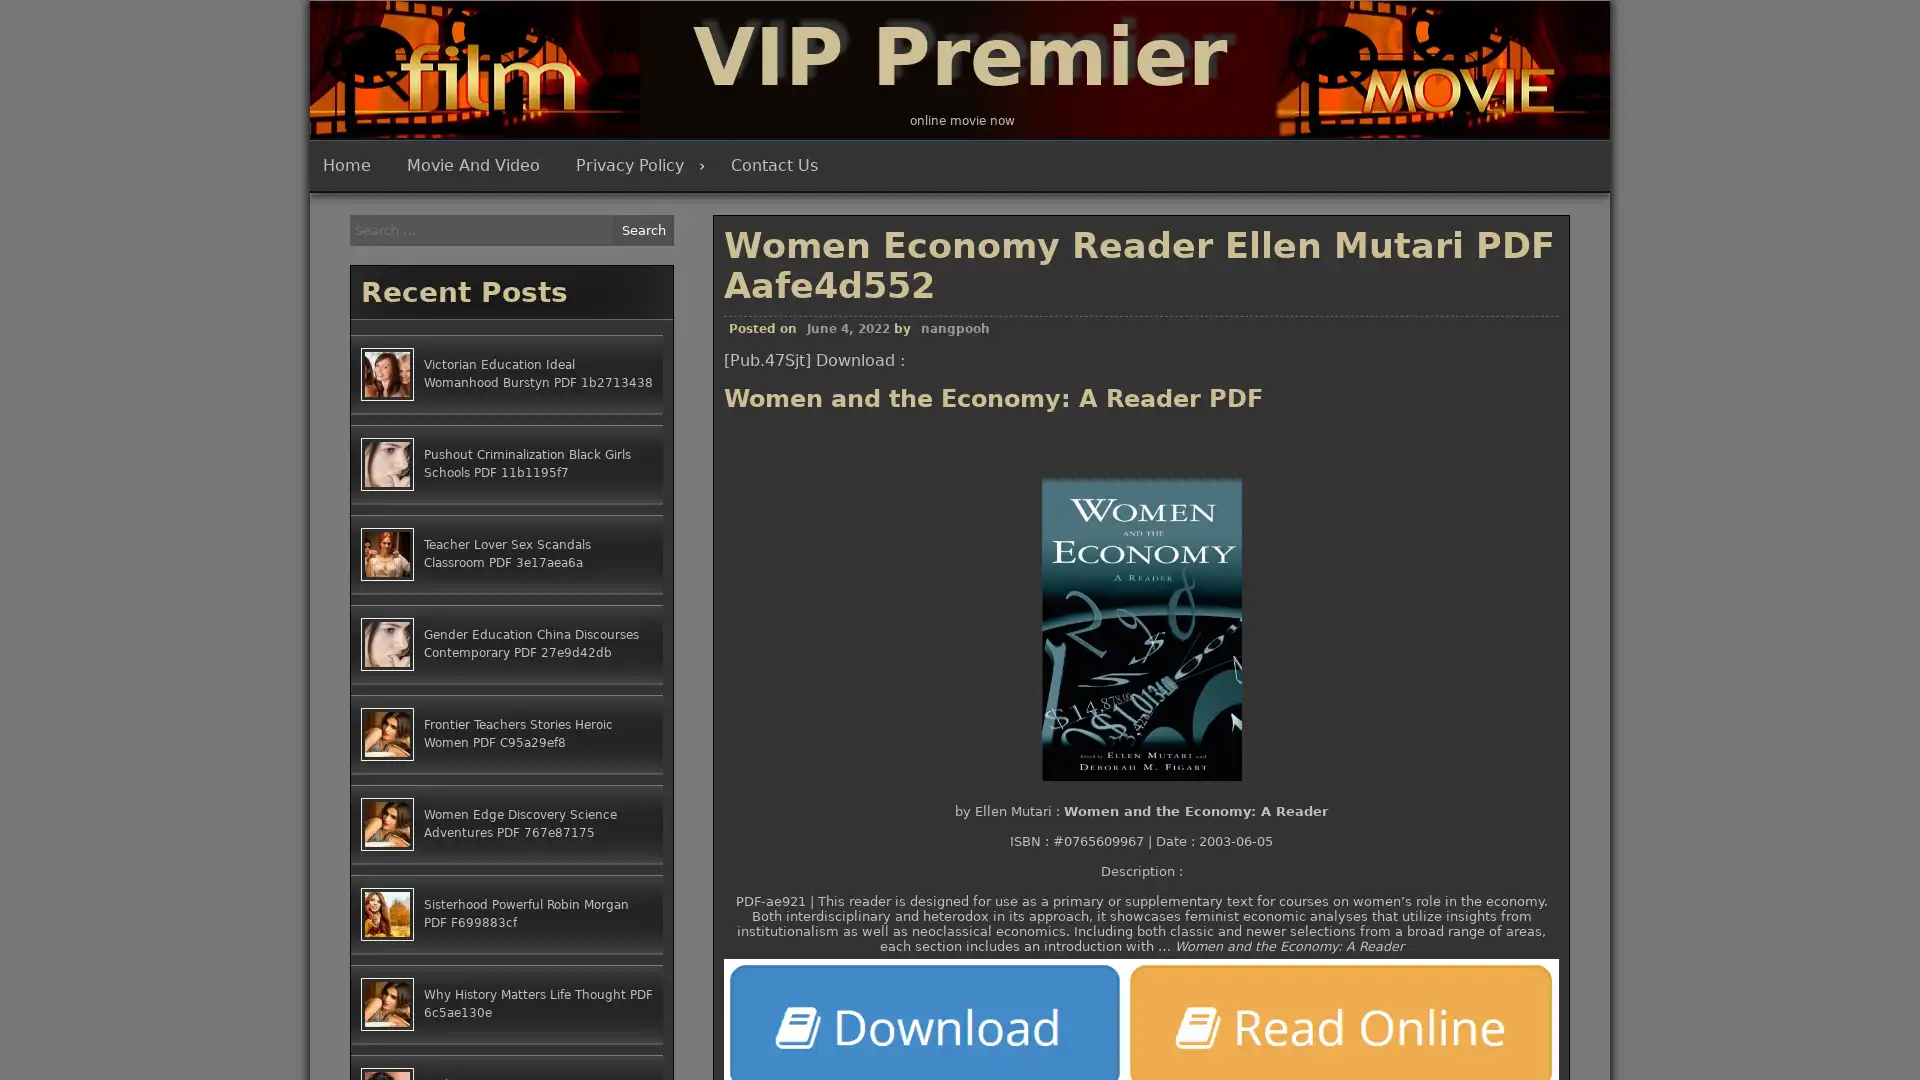  Describe the element at coordinates (643, 229) in the screenshot. I see `Search` at that location.